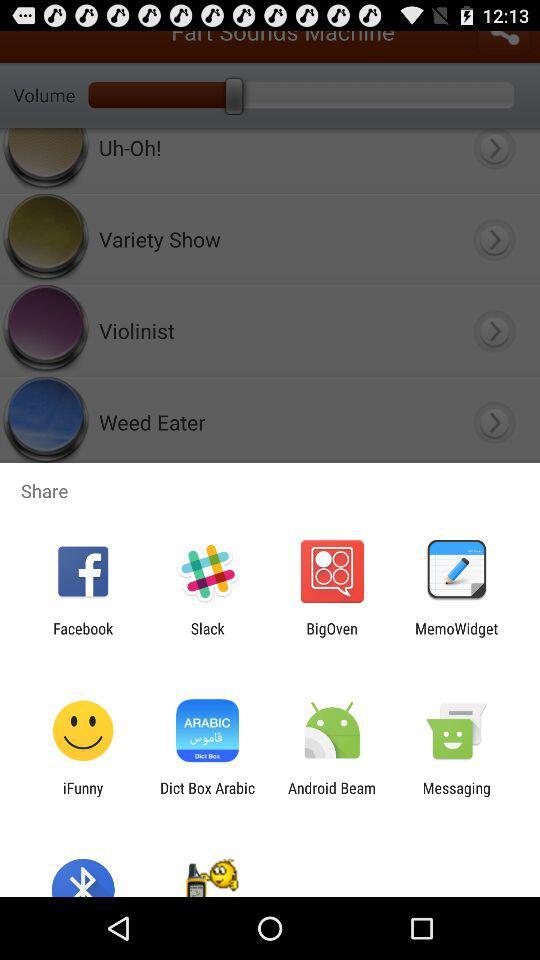 This screenshot has height=960, width=540. What do you see at coordinates (206, 796) in the screenshot?
I see `icon to the left of the android beam item` at bounding box center [206, 796].